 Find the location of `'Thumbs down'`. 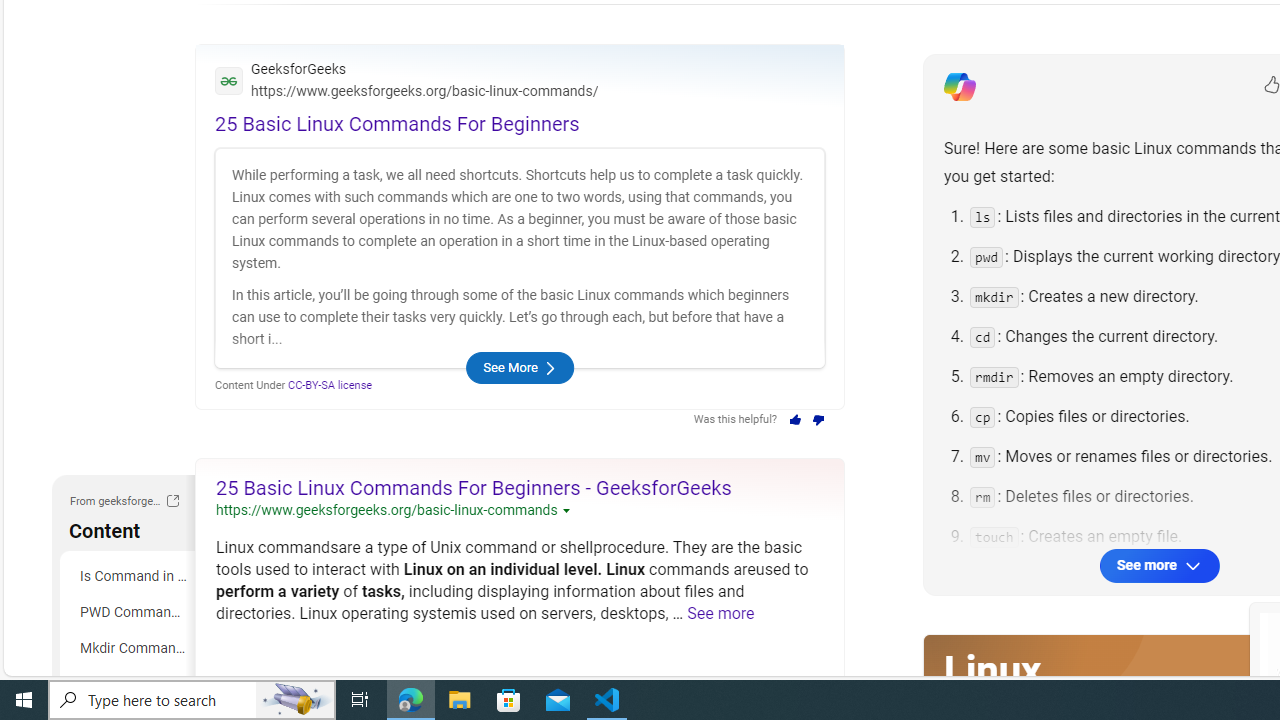

'Thumbs down' is located at coordinates (819, 419).